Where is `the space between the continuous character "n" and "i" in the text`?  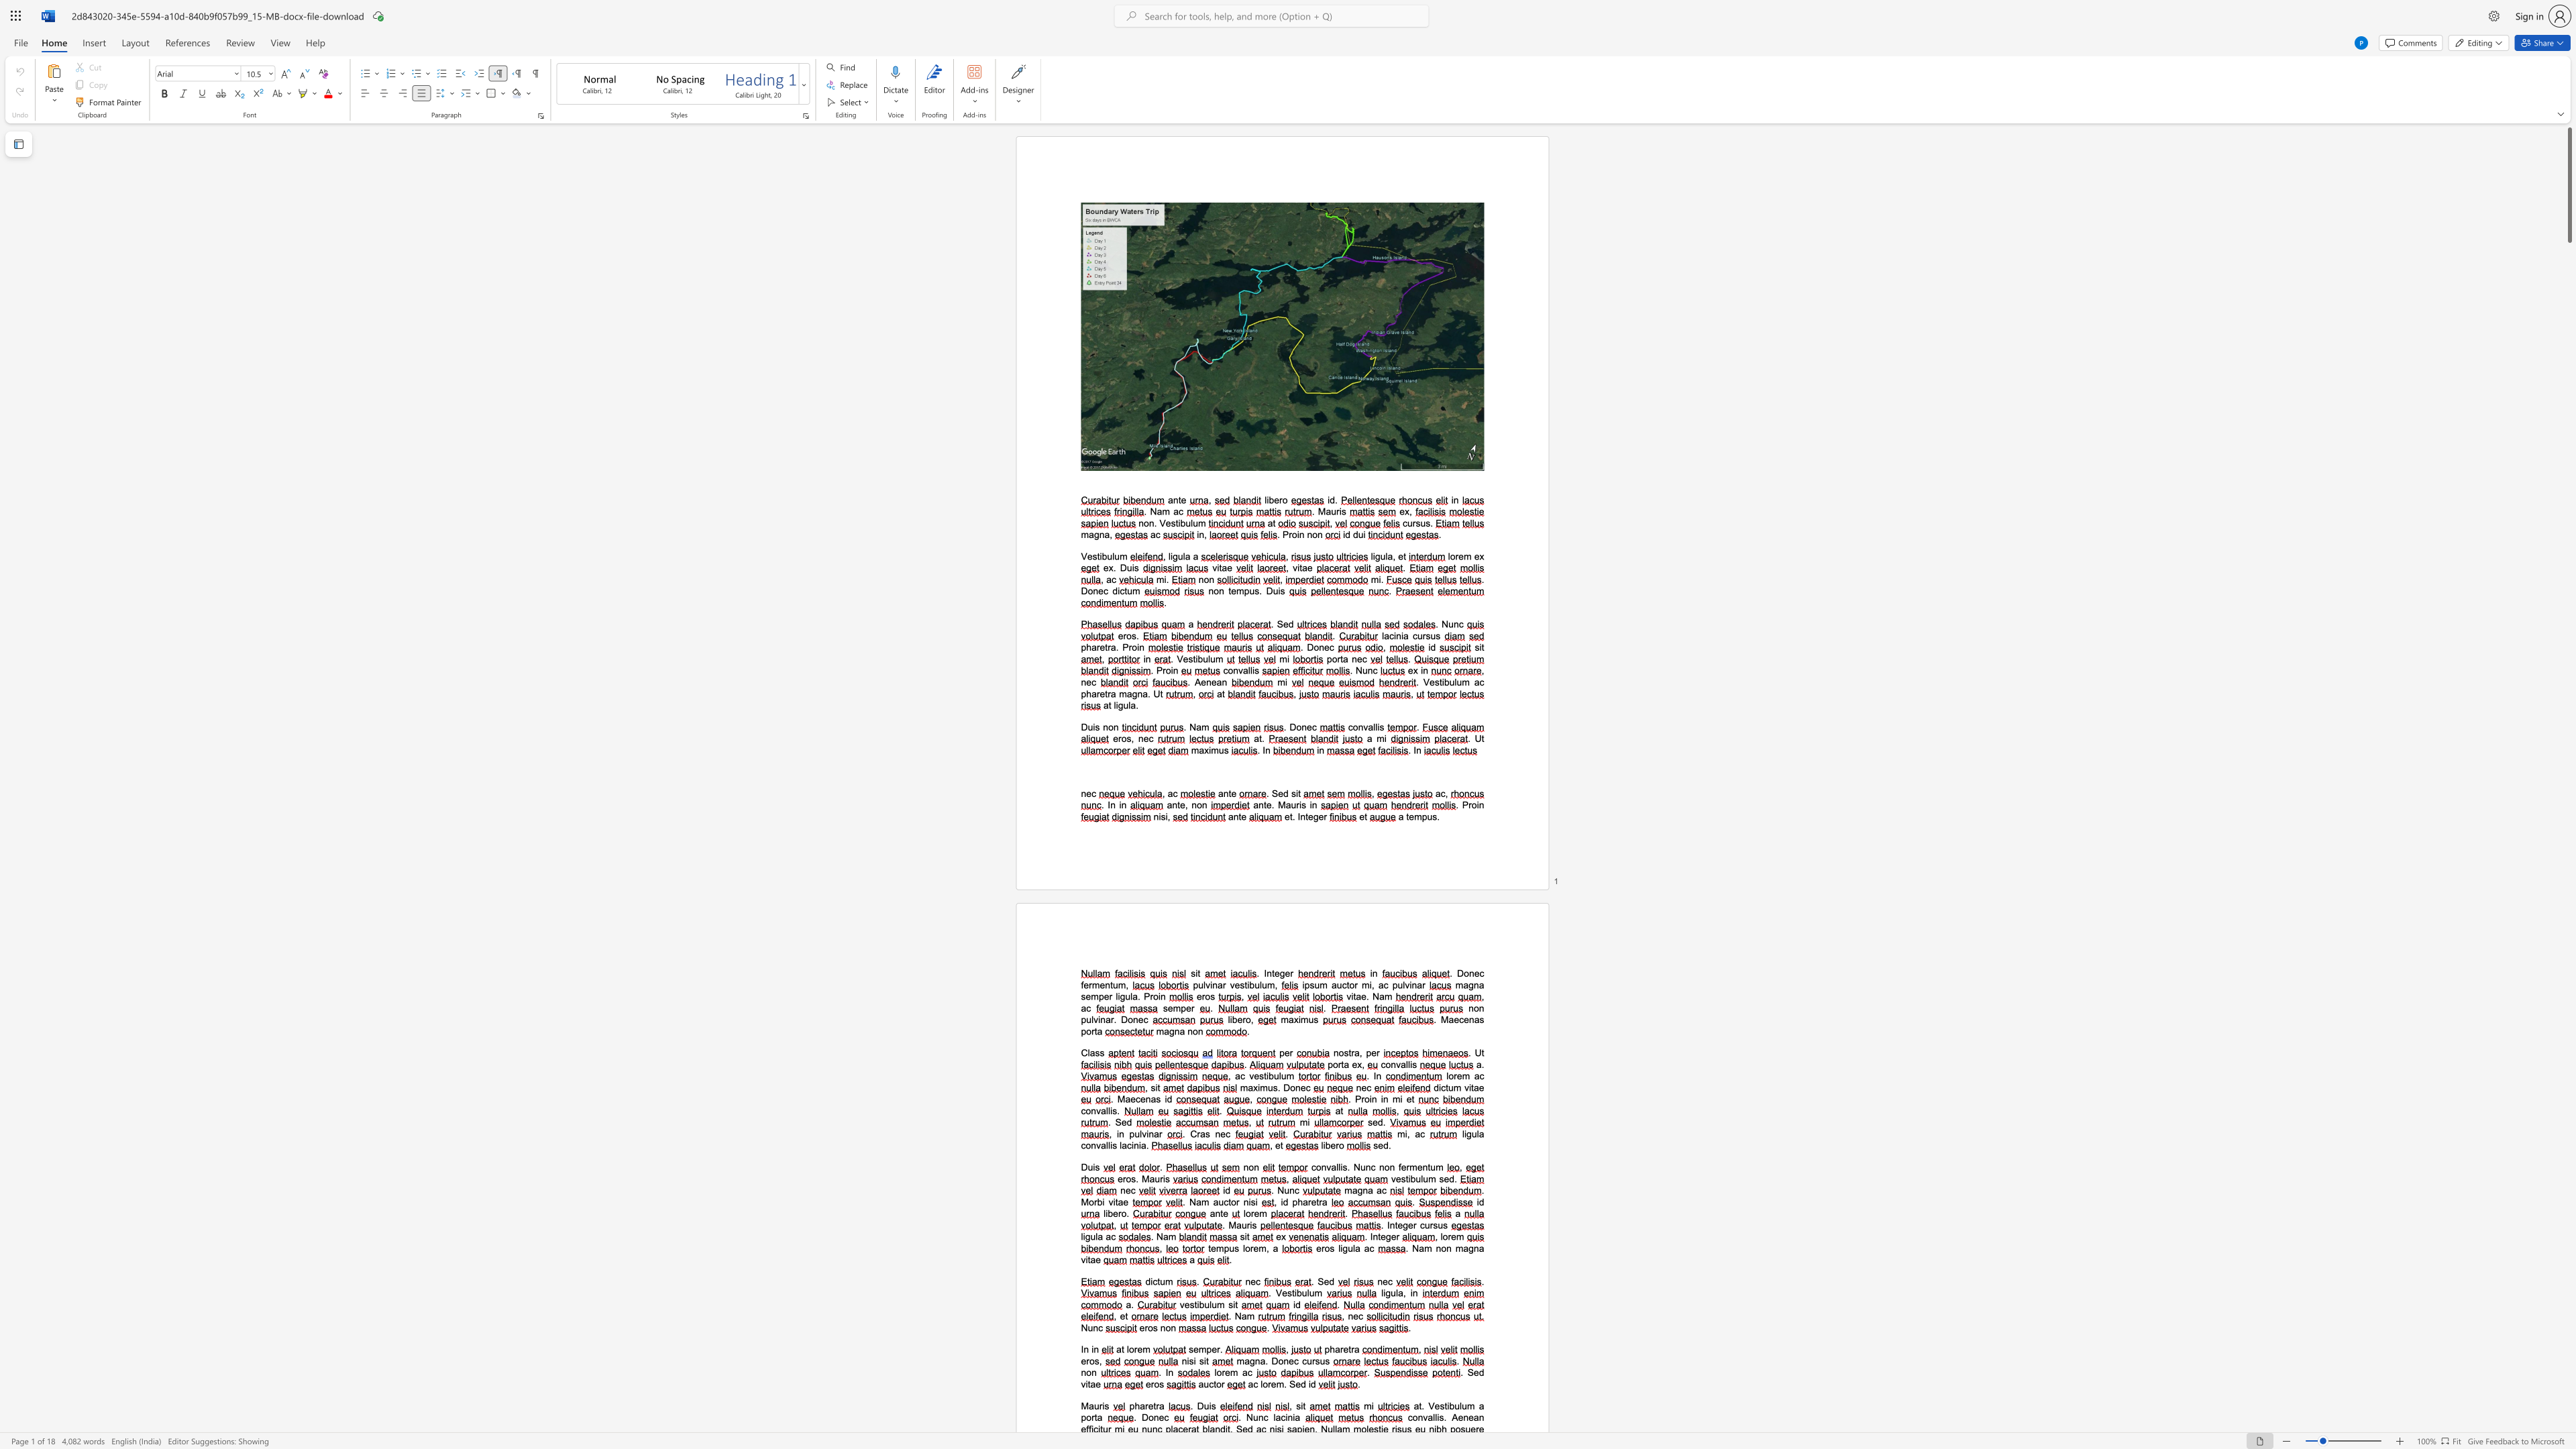 the space between the continuous character "n" and "i" in the text is located at coordinates (1246, 1201).